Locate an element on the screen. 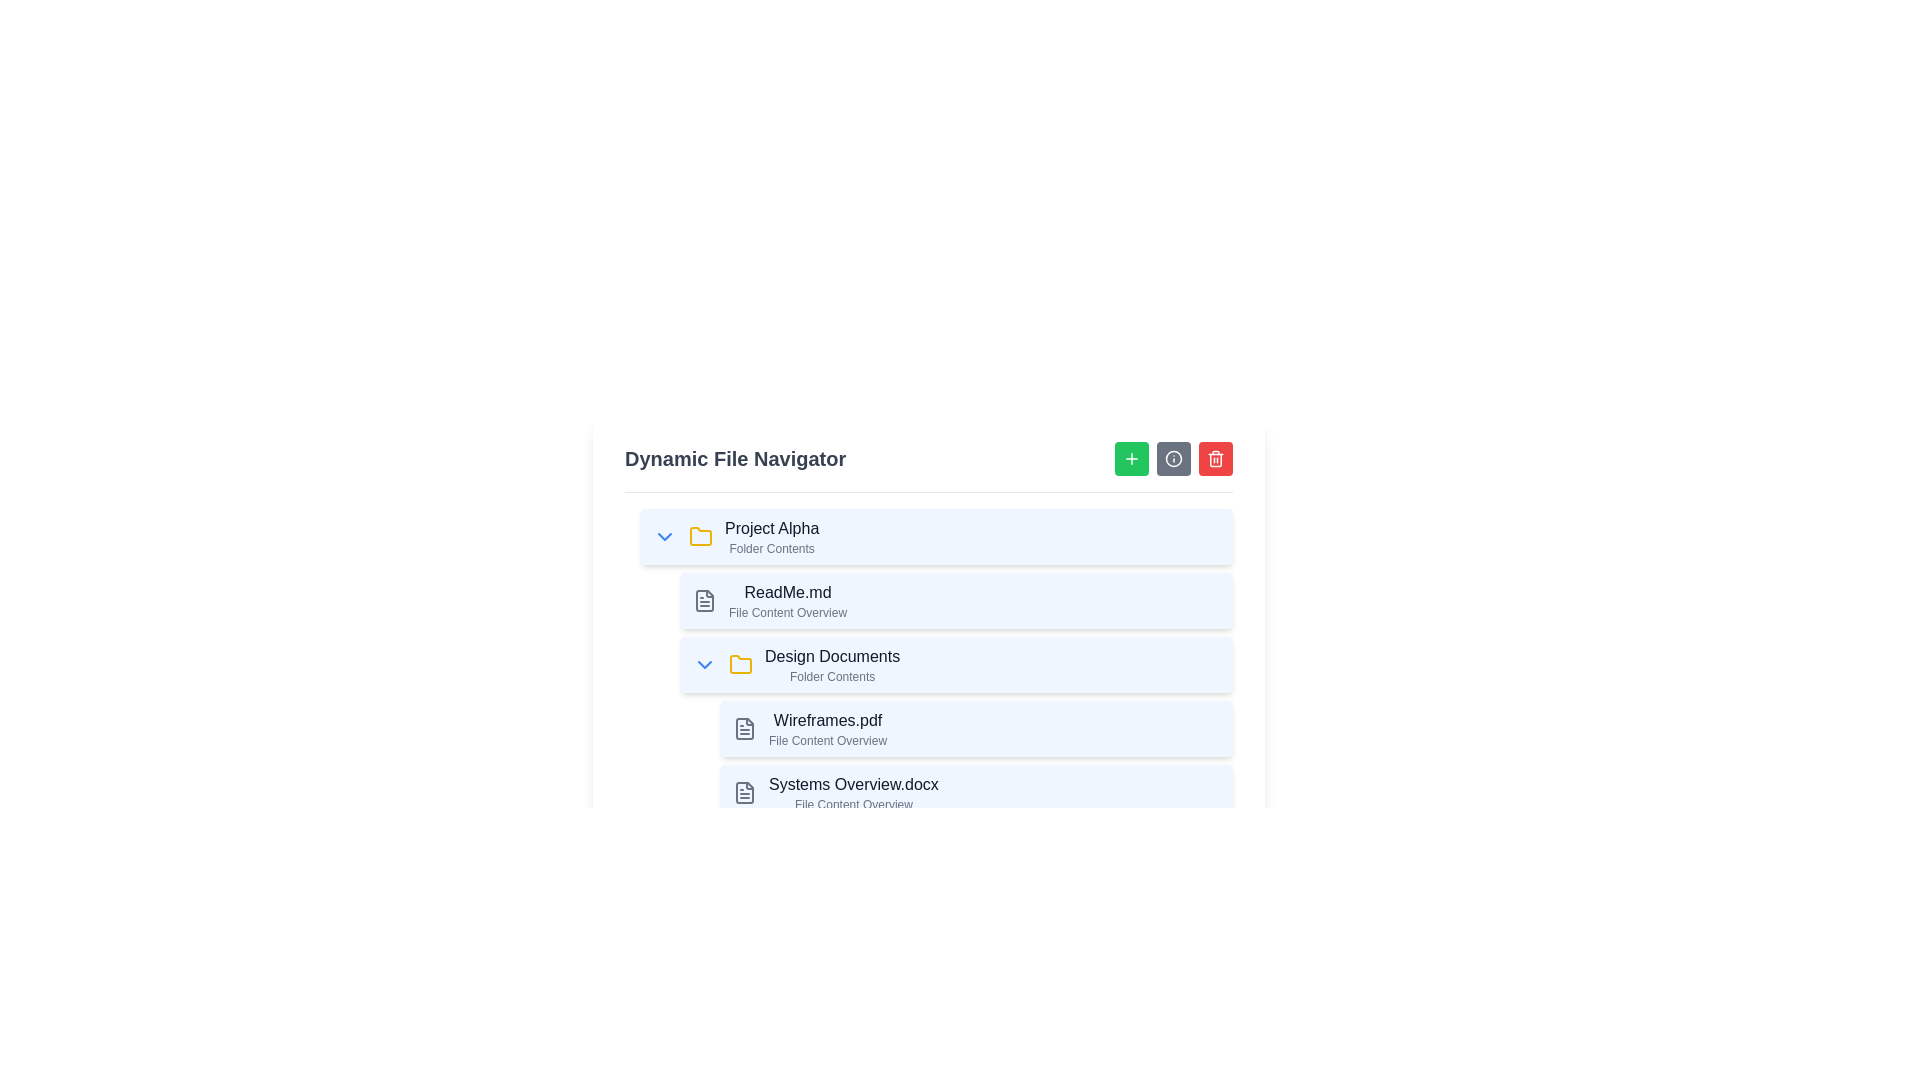  the text label displaying 'File Content Overview' located beneath the title 'ReadMe.md' in the file navigator is located at coordinates (786, 612).